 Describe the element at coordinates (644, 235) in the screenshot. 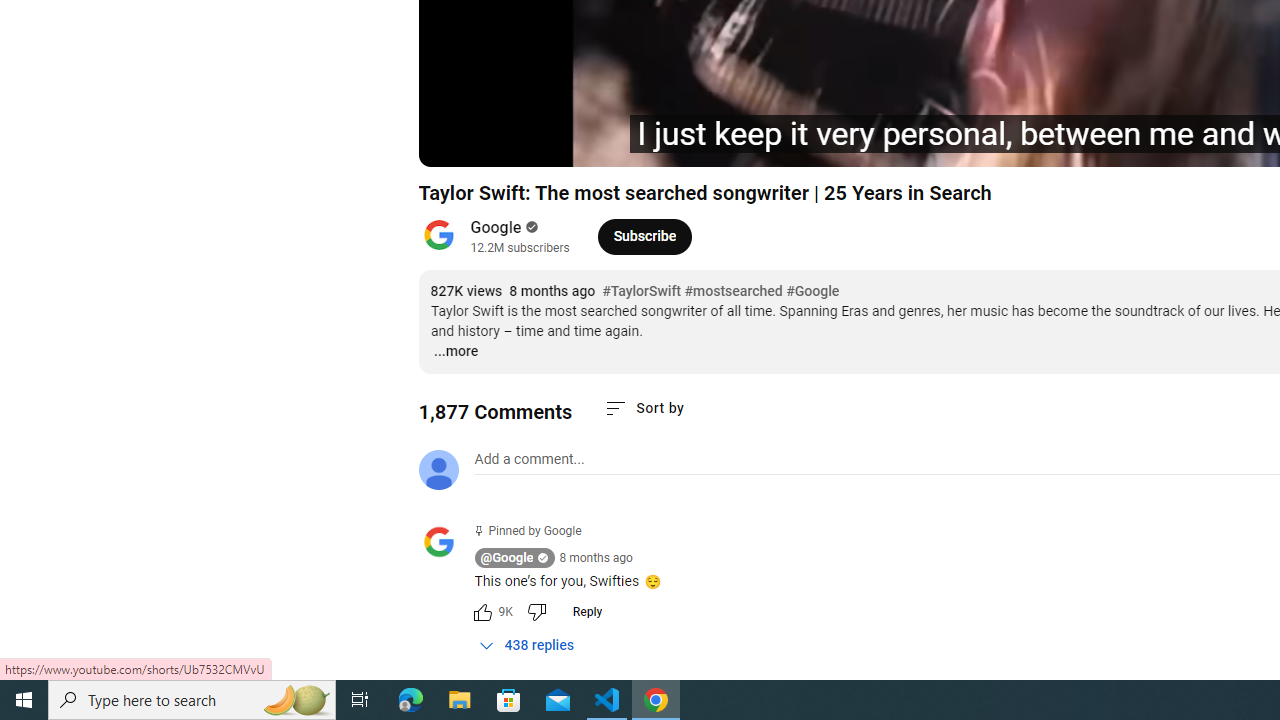

I see `'Subscribe to Google.'` at that location.